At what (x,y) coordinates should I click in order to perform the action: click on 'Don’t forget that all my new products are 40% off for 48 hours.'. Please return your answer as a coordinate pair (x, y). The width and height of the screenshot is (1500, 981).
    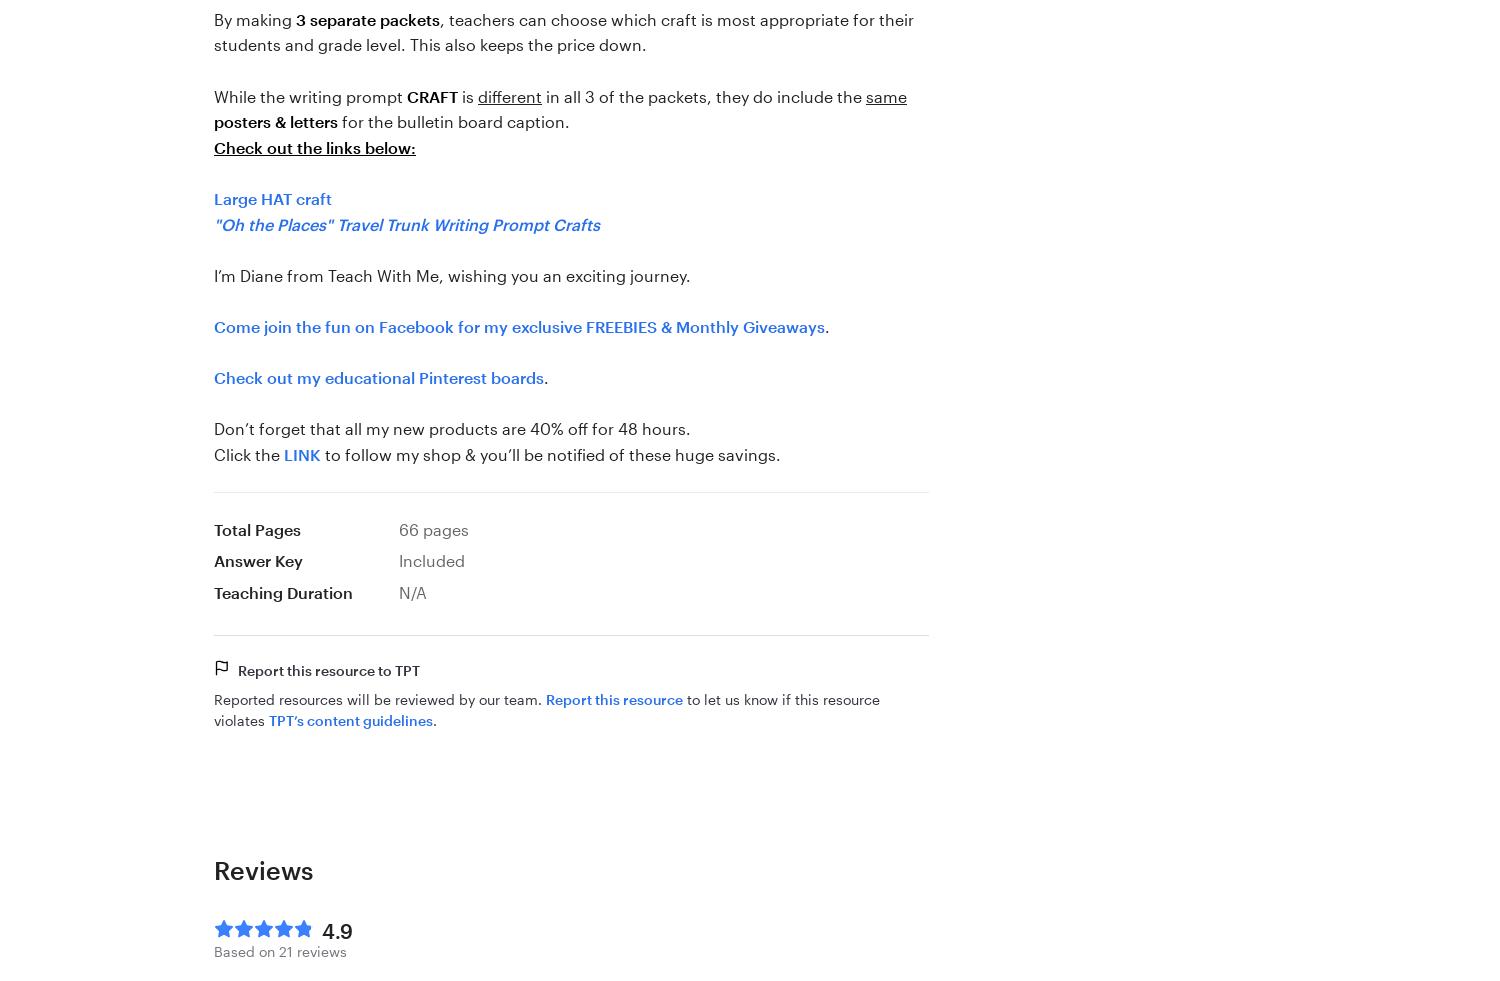
    Looking at the image, I should click on (451, 427).